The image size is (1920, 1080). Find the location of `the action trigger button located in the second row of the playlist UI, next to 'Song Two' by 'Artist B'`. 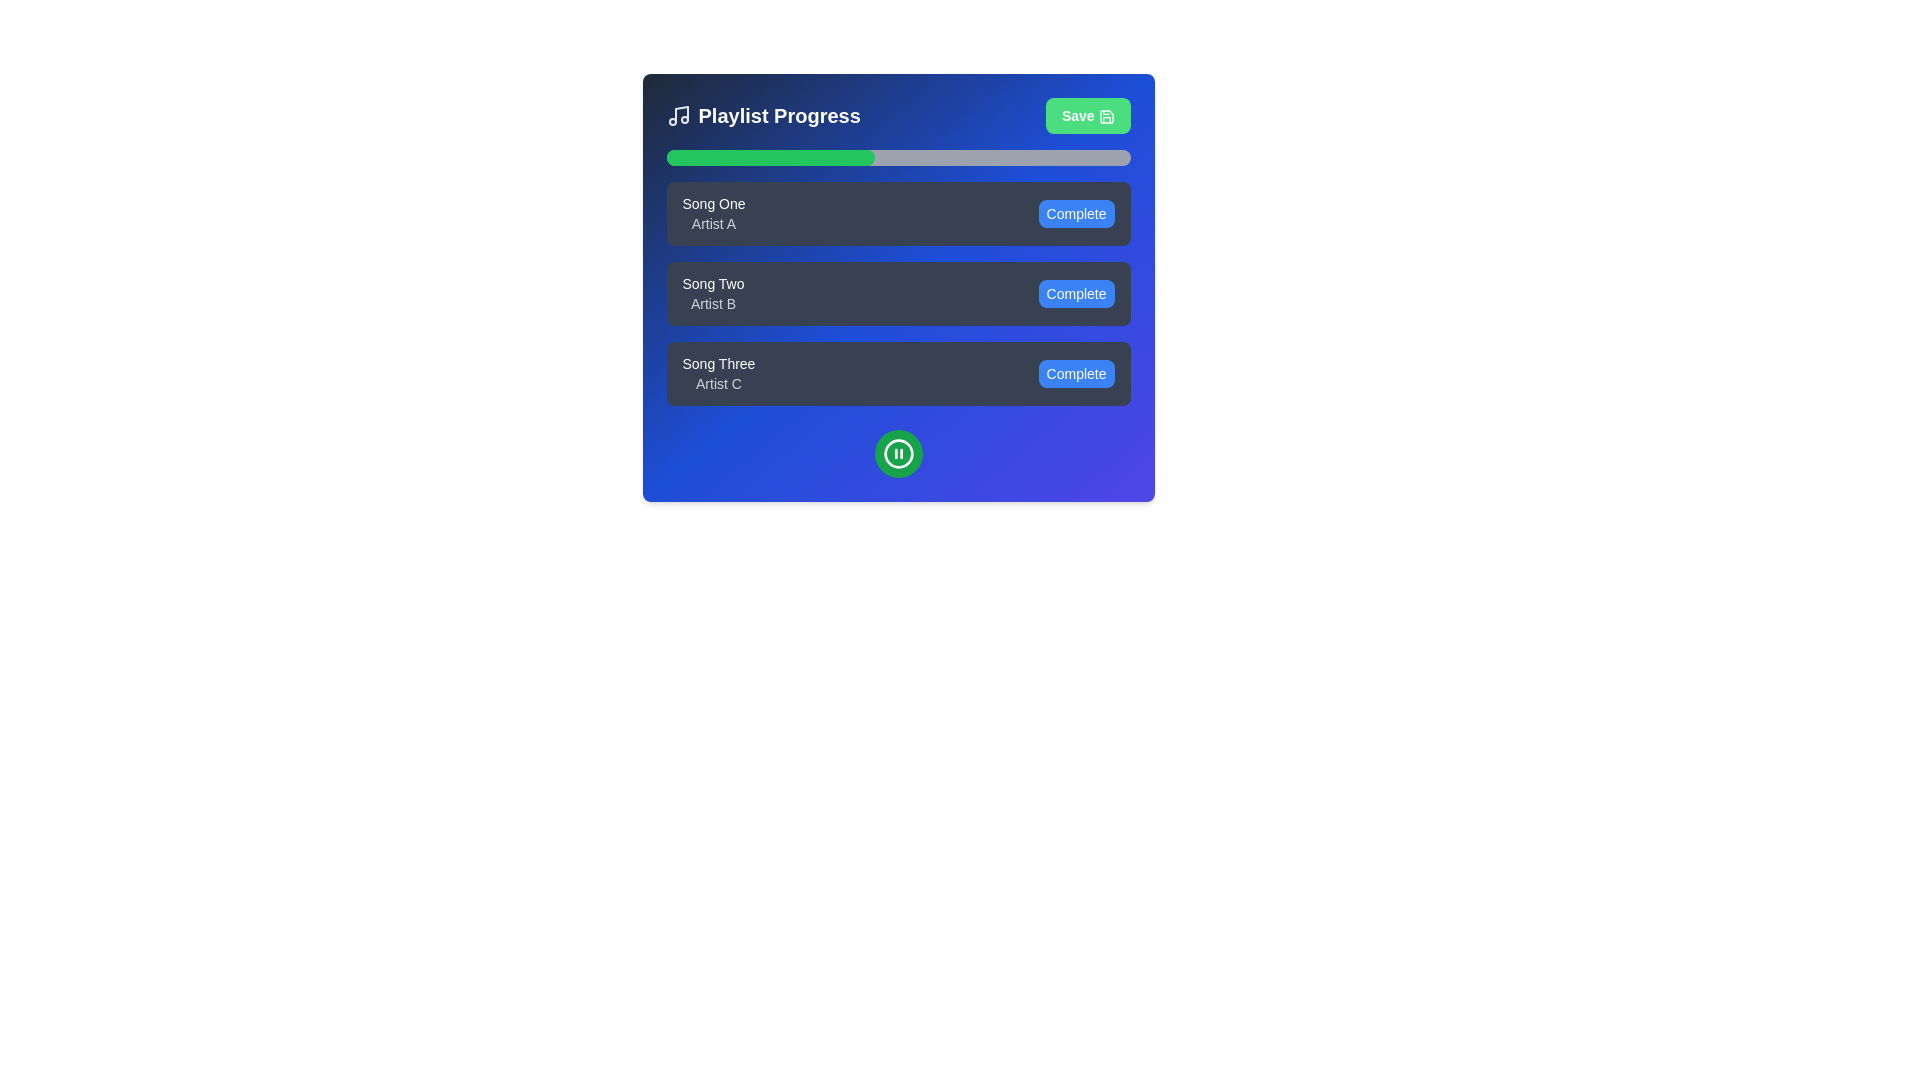

the action trigger button located in the second row of the playlist UI, next to 'Song Two' by 'Artist B' is located at coordinates (1075, 293).